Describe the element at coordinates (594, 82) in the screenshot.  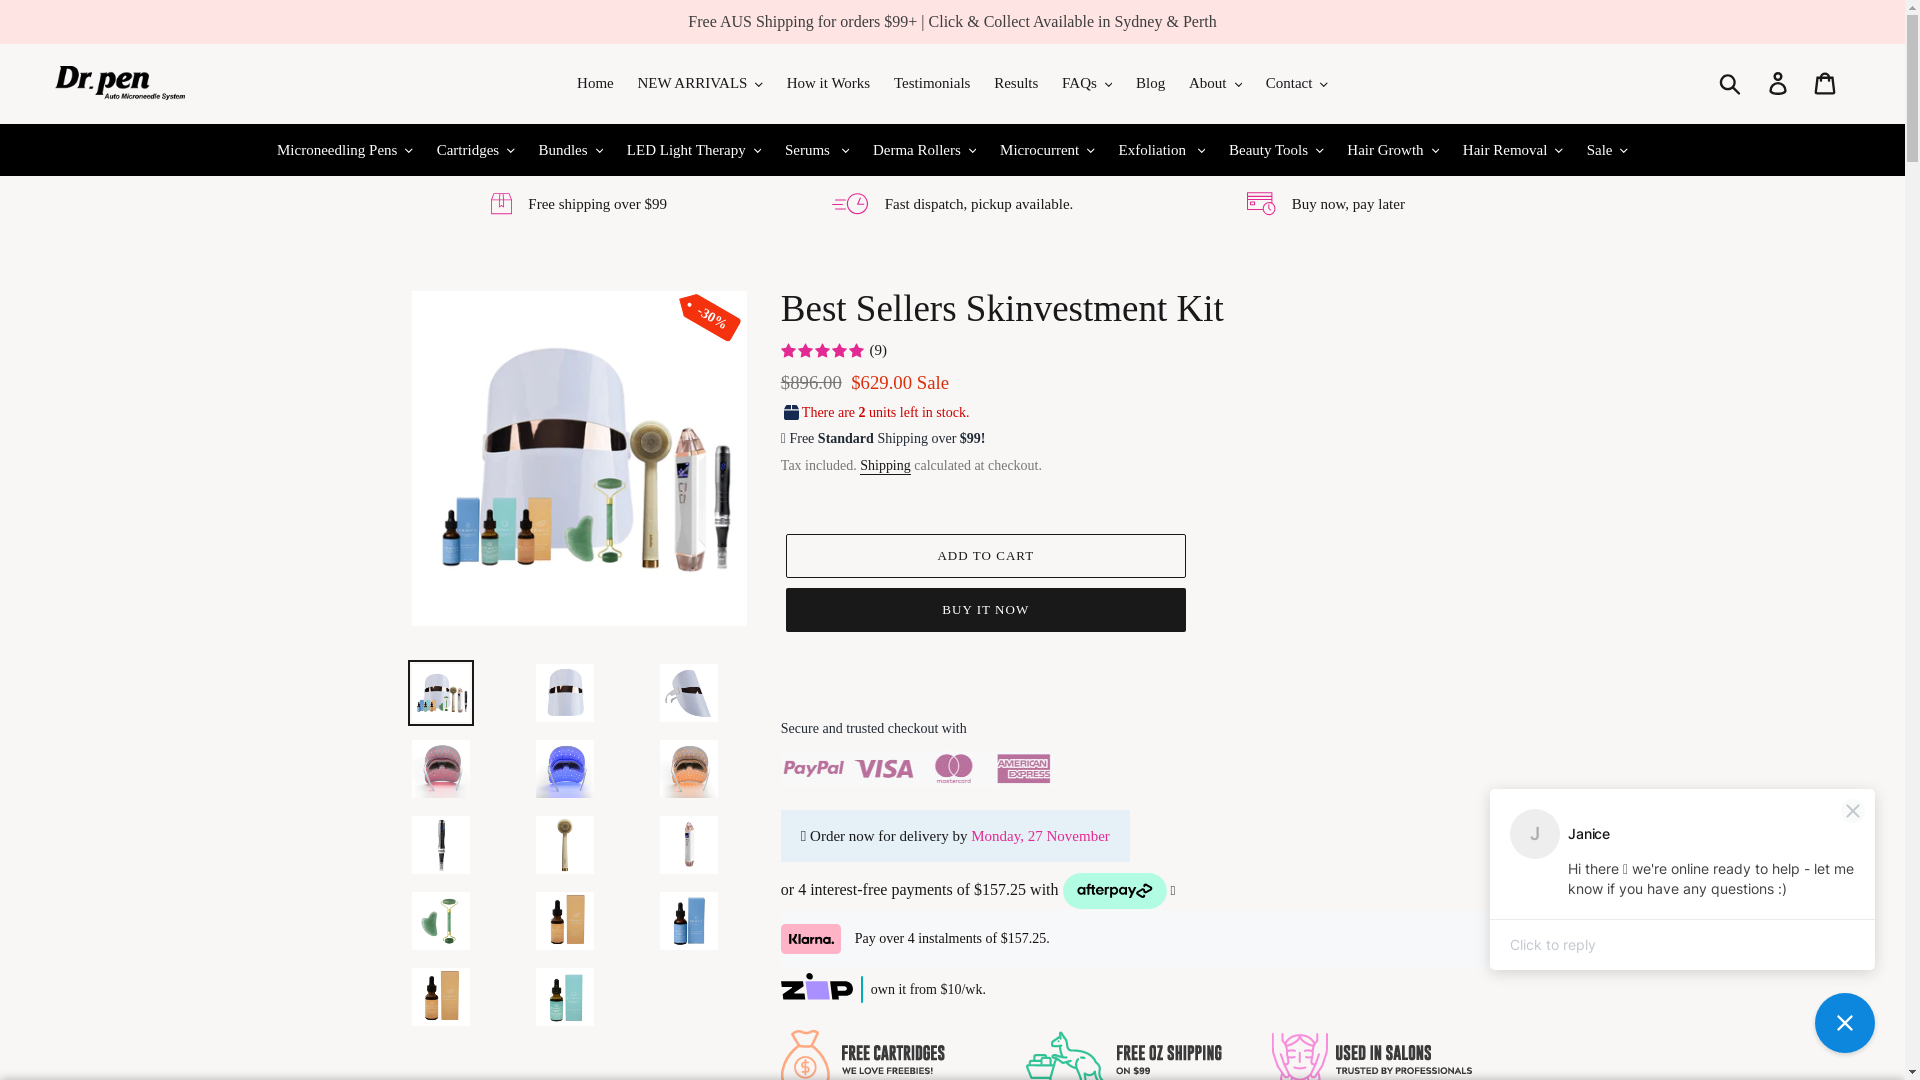
I see `'Home'` at that location.